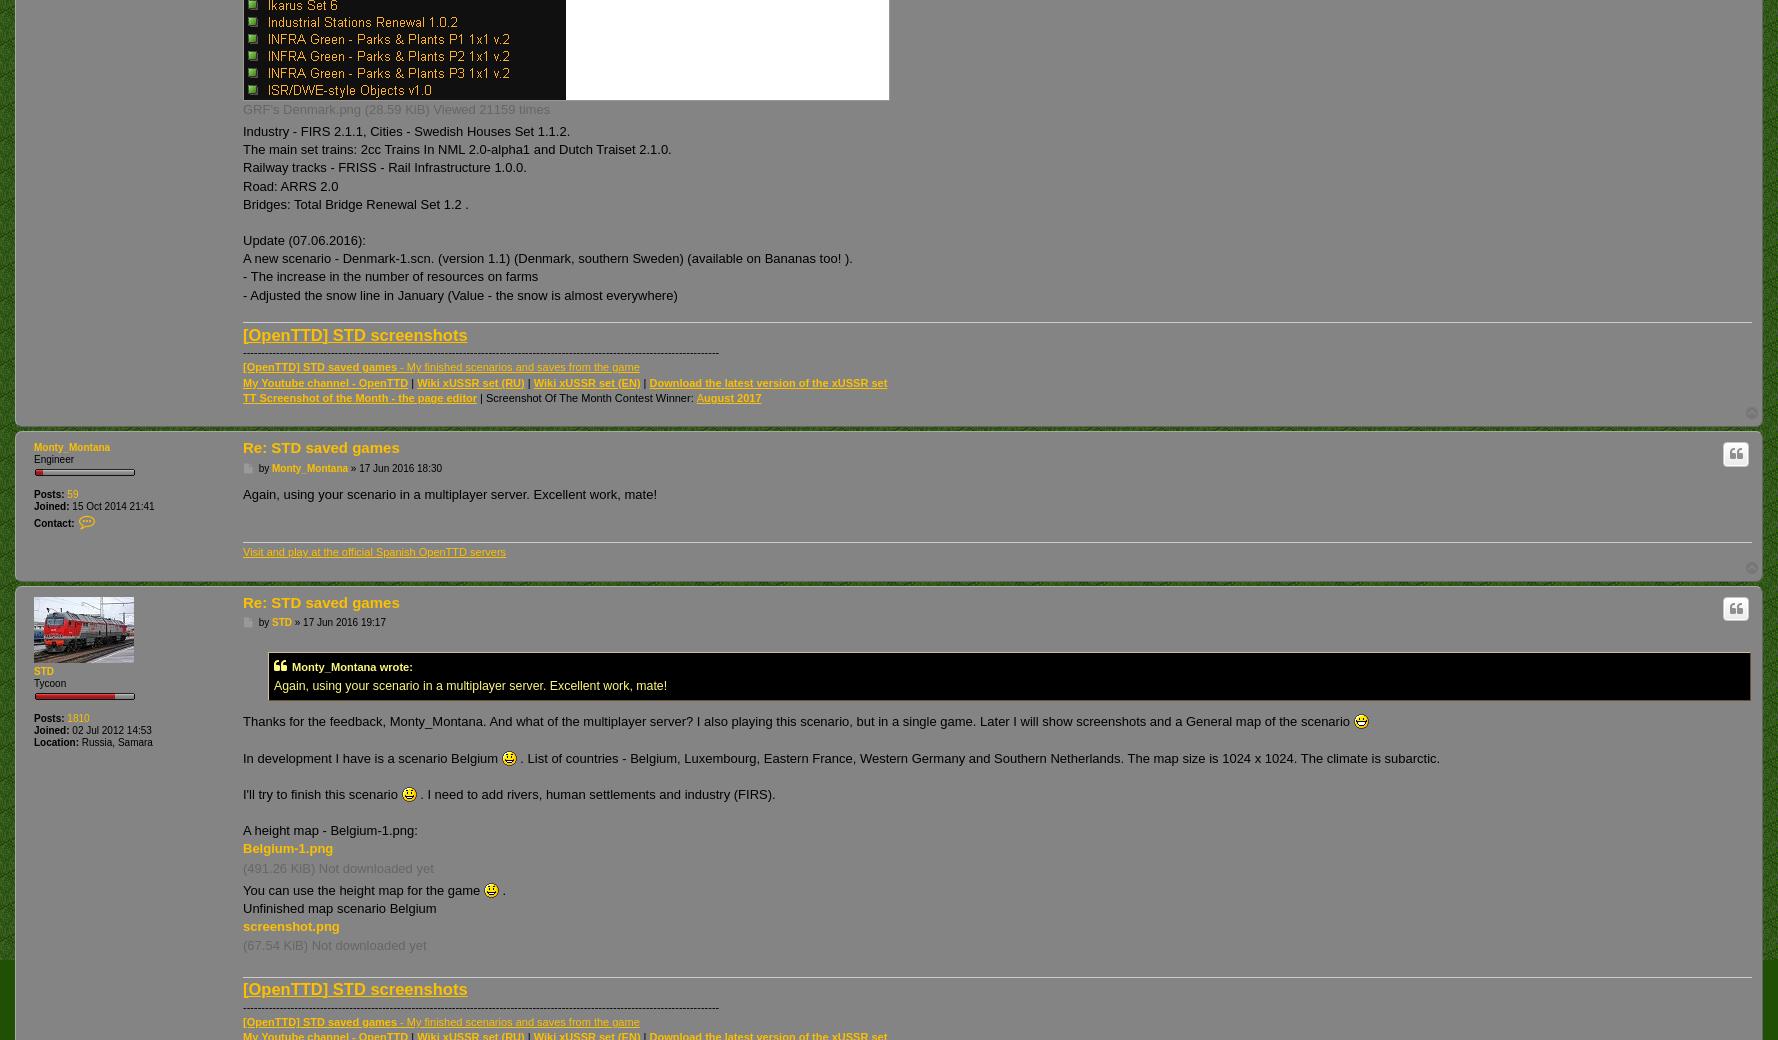  I want to click on '15 Oct 2014 21:41', so click(67, 506).